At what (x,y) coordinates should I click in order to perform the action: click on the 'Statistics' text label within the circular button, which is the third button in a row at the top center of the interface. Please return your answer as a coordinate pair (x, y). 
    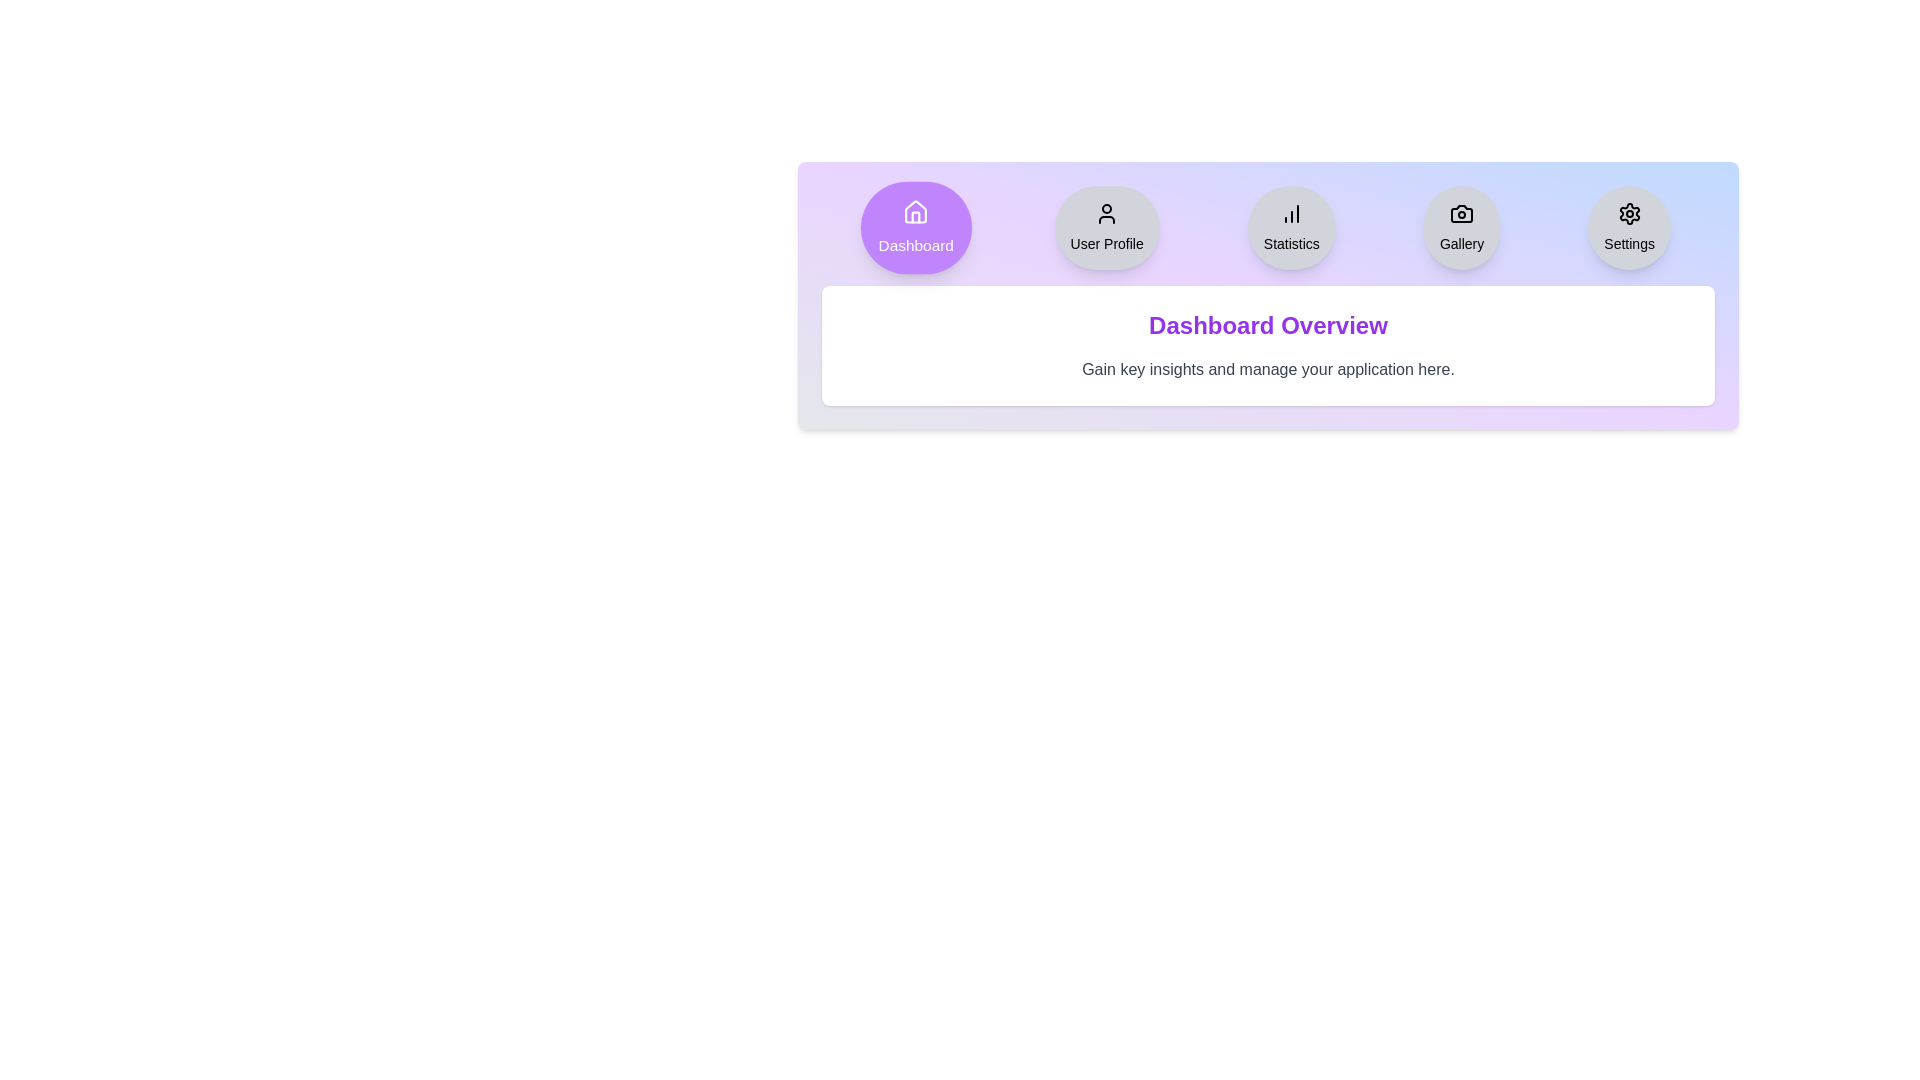
    Looking at the image, I should click on (1291, 242).